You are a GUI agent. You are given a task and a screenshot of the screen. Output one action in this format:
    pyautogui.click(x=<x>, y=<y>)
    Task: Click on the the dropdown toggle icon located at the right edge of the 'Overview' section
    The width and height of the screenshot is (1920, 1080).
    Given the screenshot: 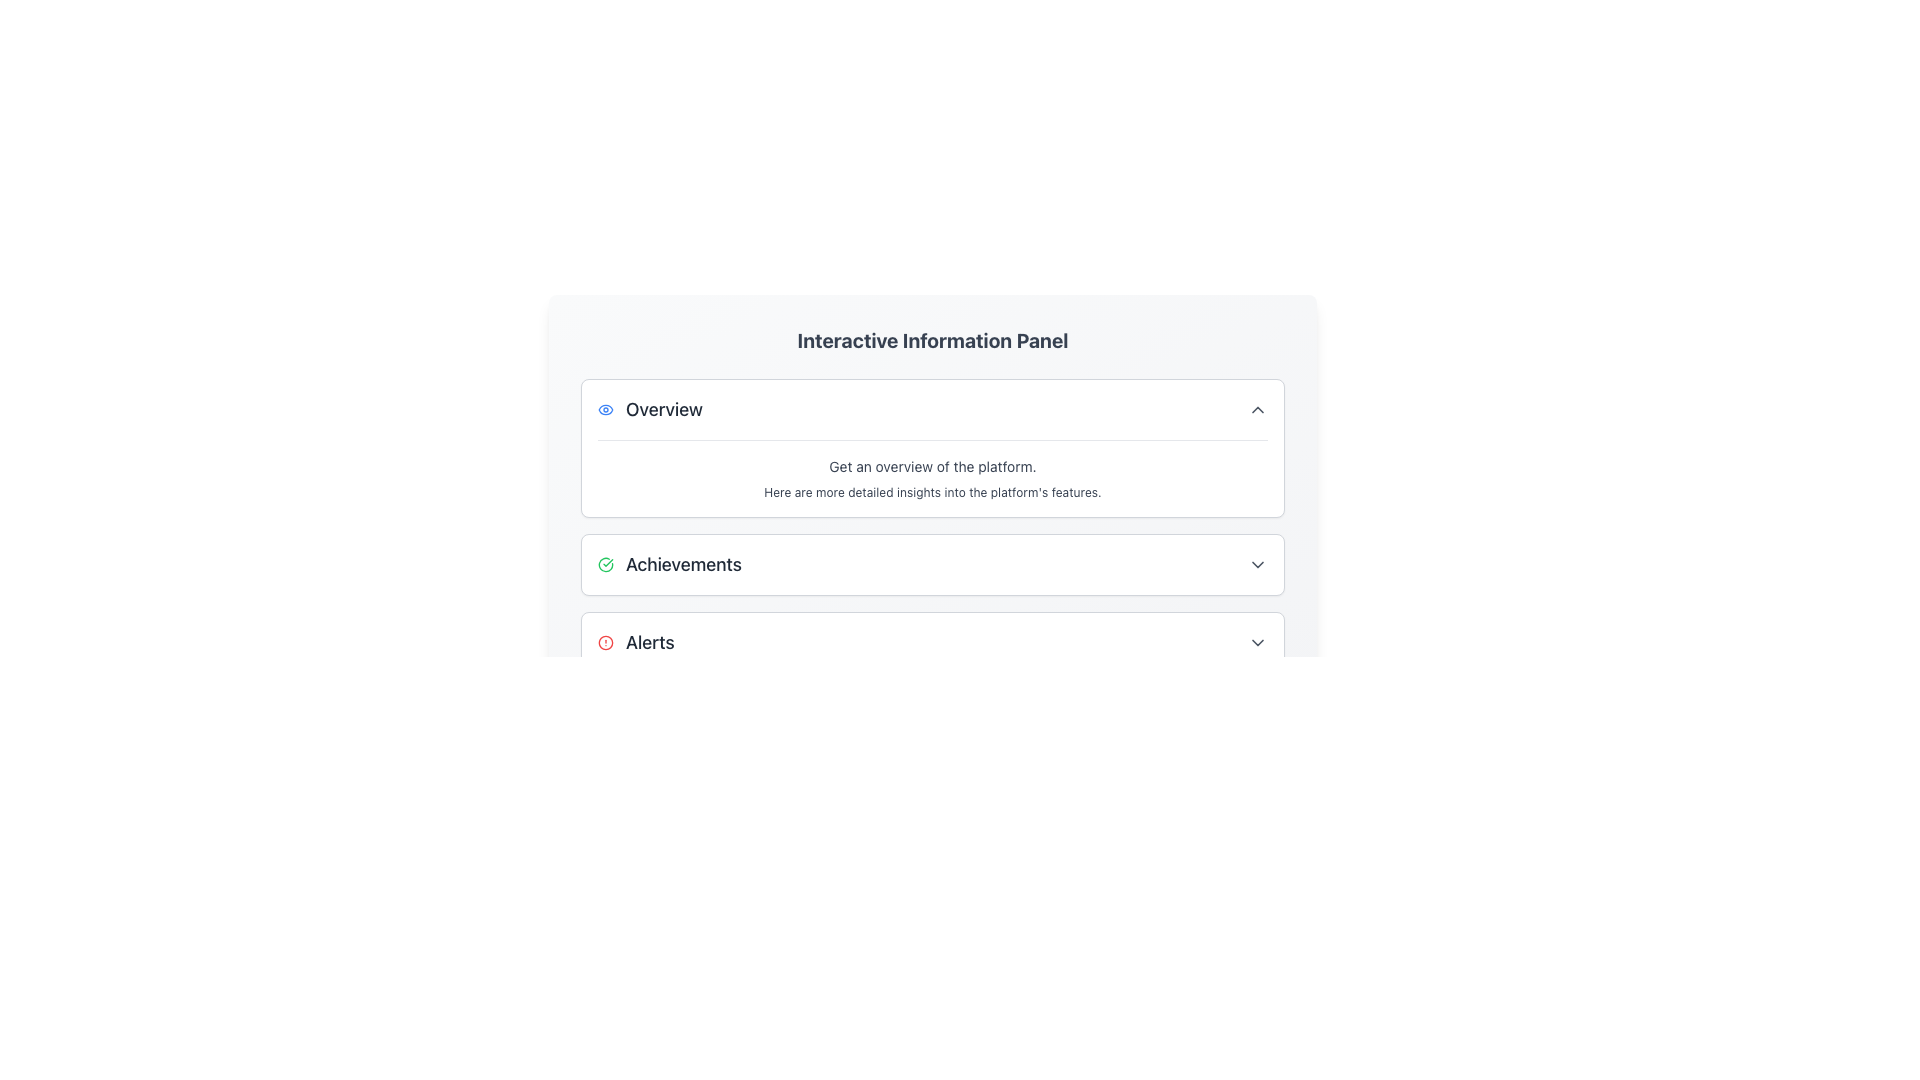 What is the action you would take?
    pyautogui.click(x=1256, y=408)
    